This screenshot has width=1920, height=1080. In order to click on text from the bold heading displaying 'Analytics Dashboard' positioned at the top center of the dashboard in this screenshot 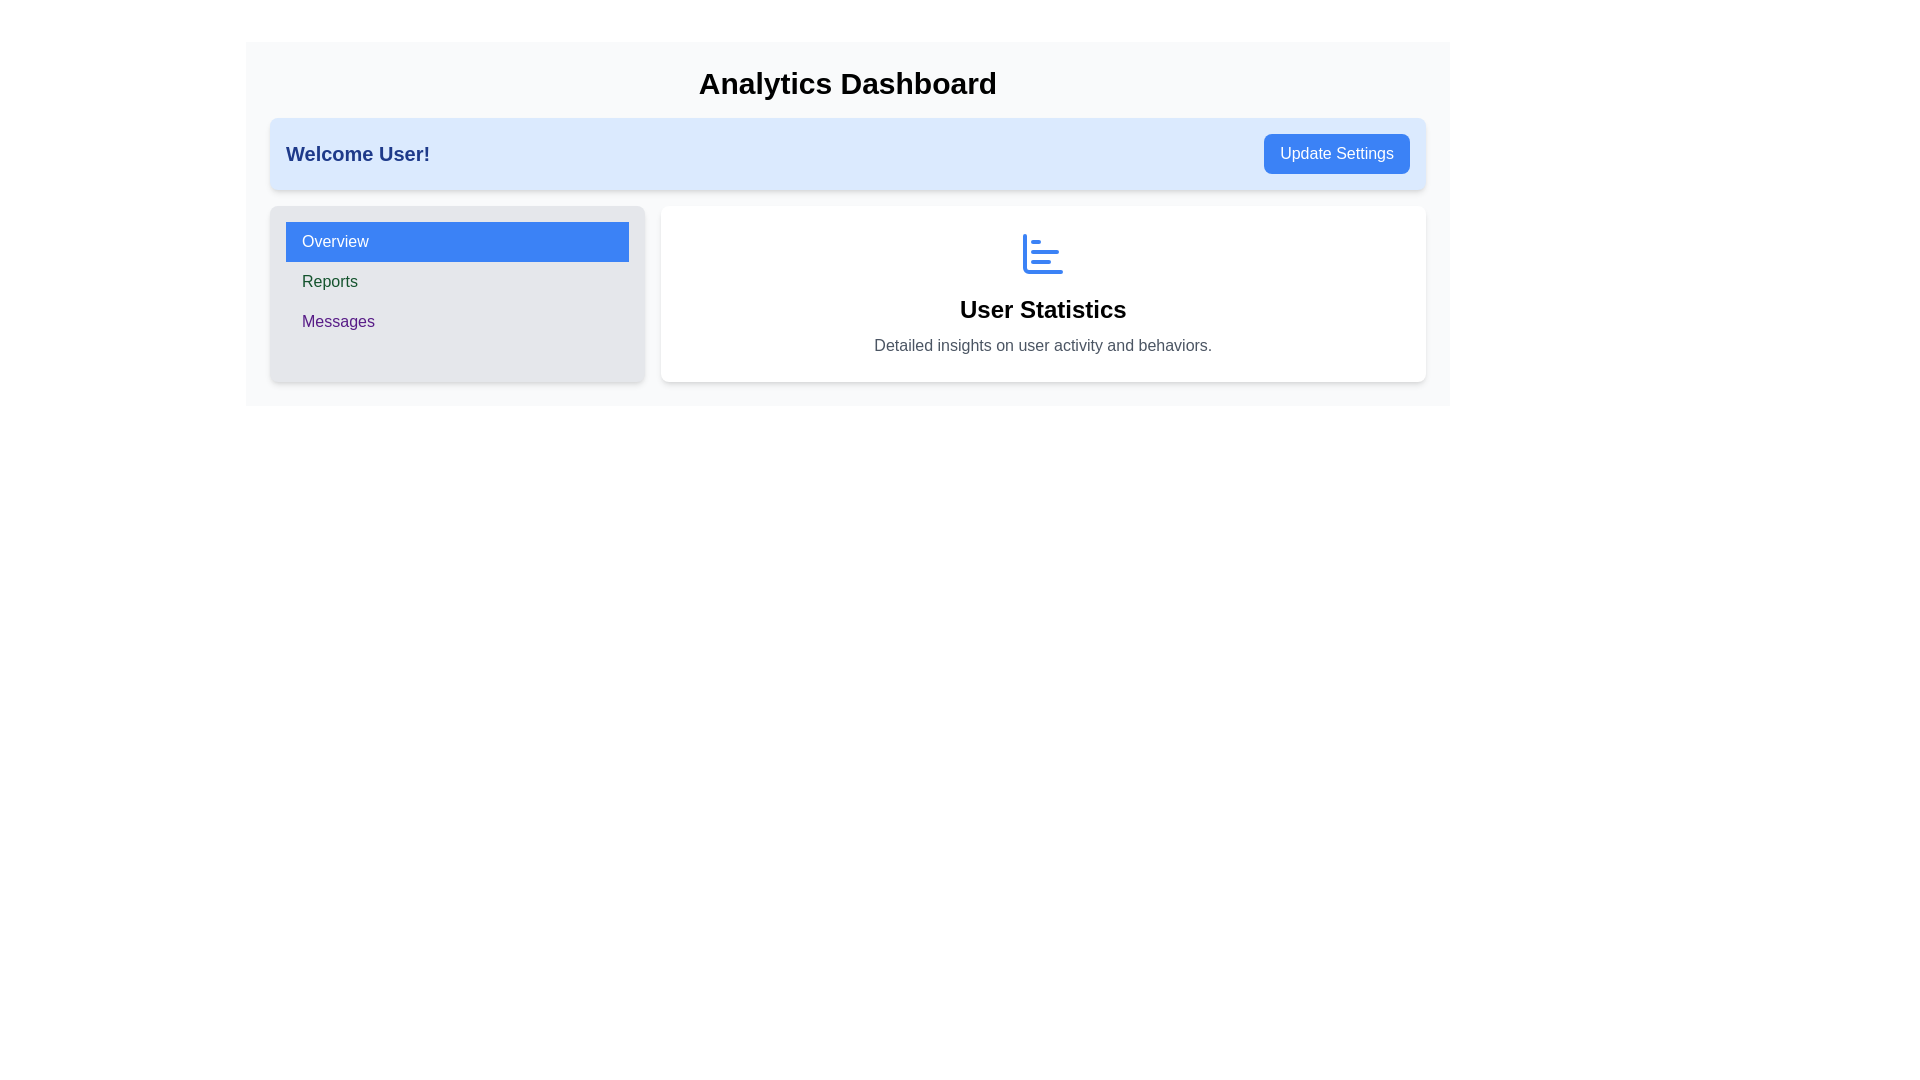, I will do `click(848, 83)`.